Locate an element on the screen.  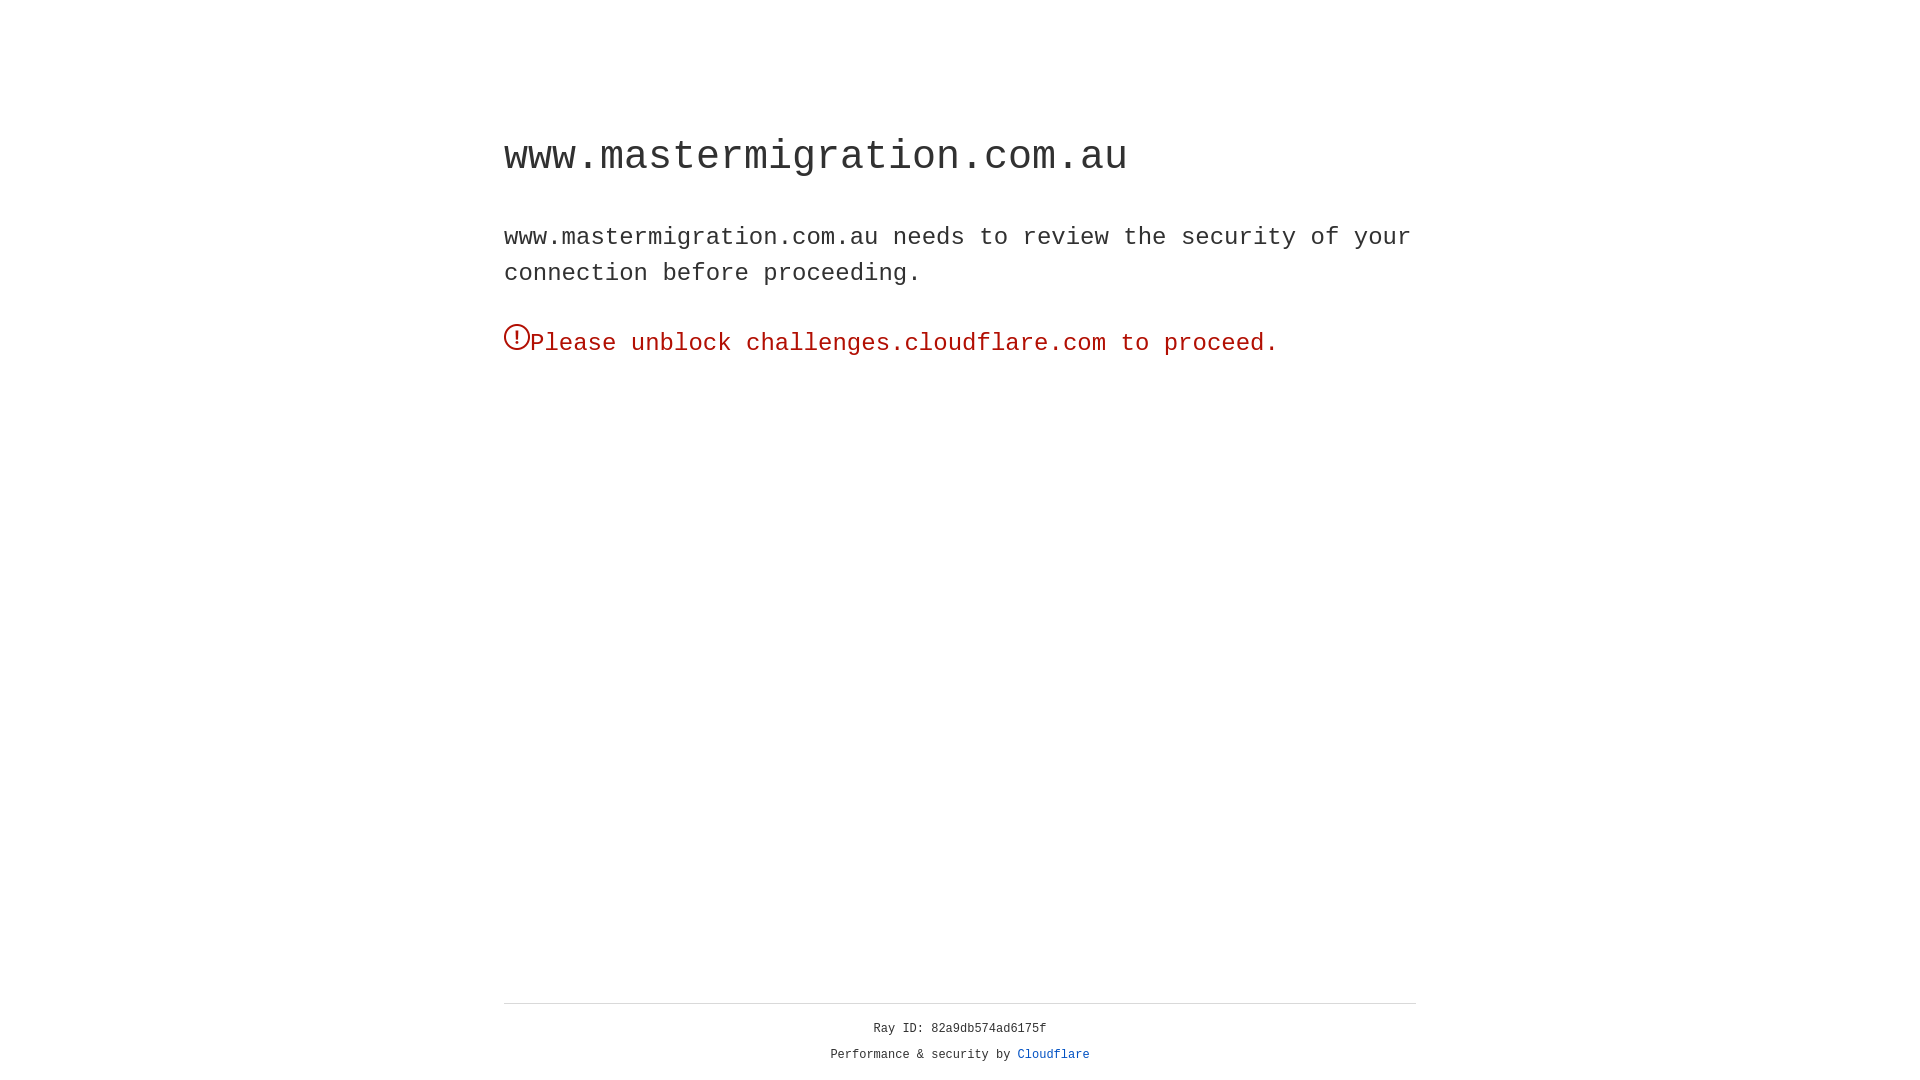
'Cloudflare' is located at coordinates (1053, 1054).